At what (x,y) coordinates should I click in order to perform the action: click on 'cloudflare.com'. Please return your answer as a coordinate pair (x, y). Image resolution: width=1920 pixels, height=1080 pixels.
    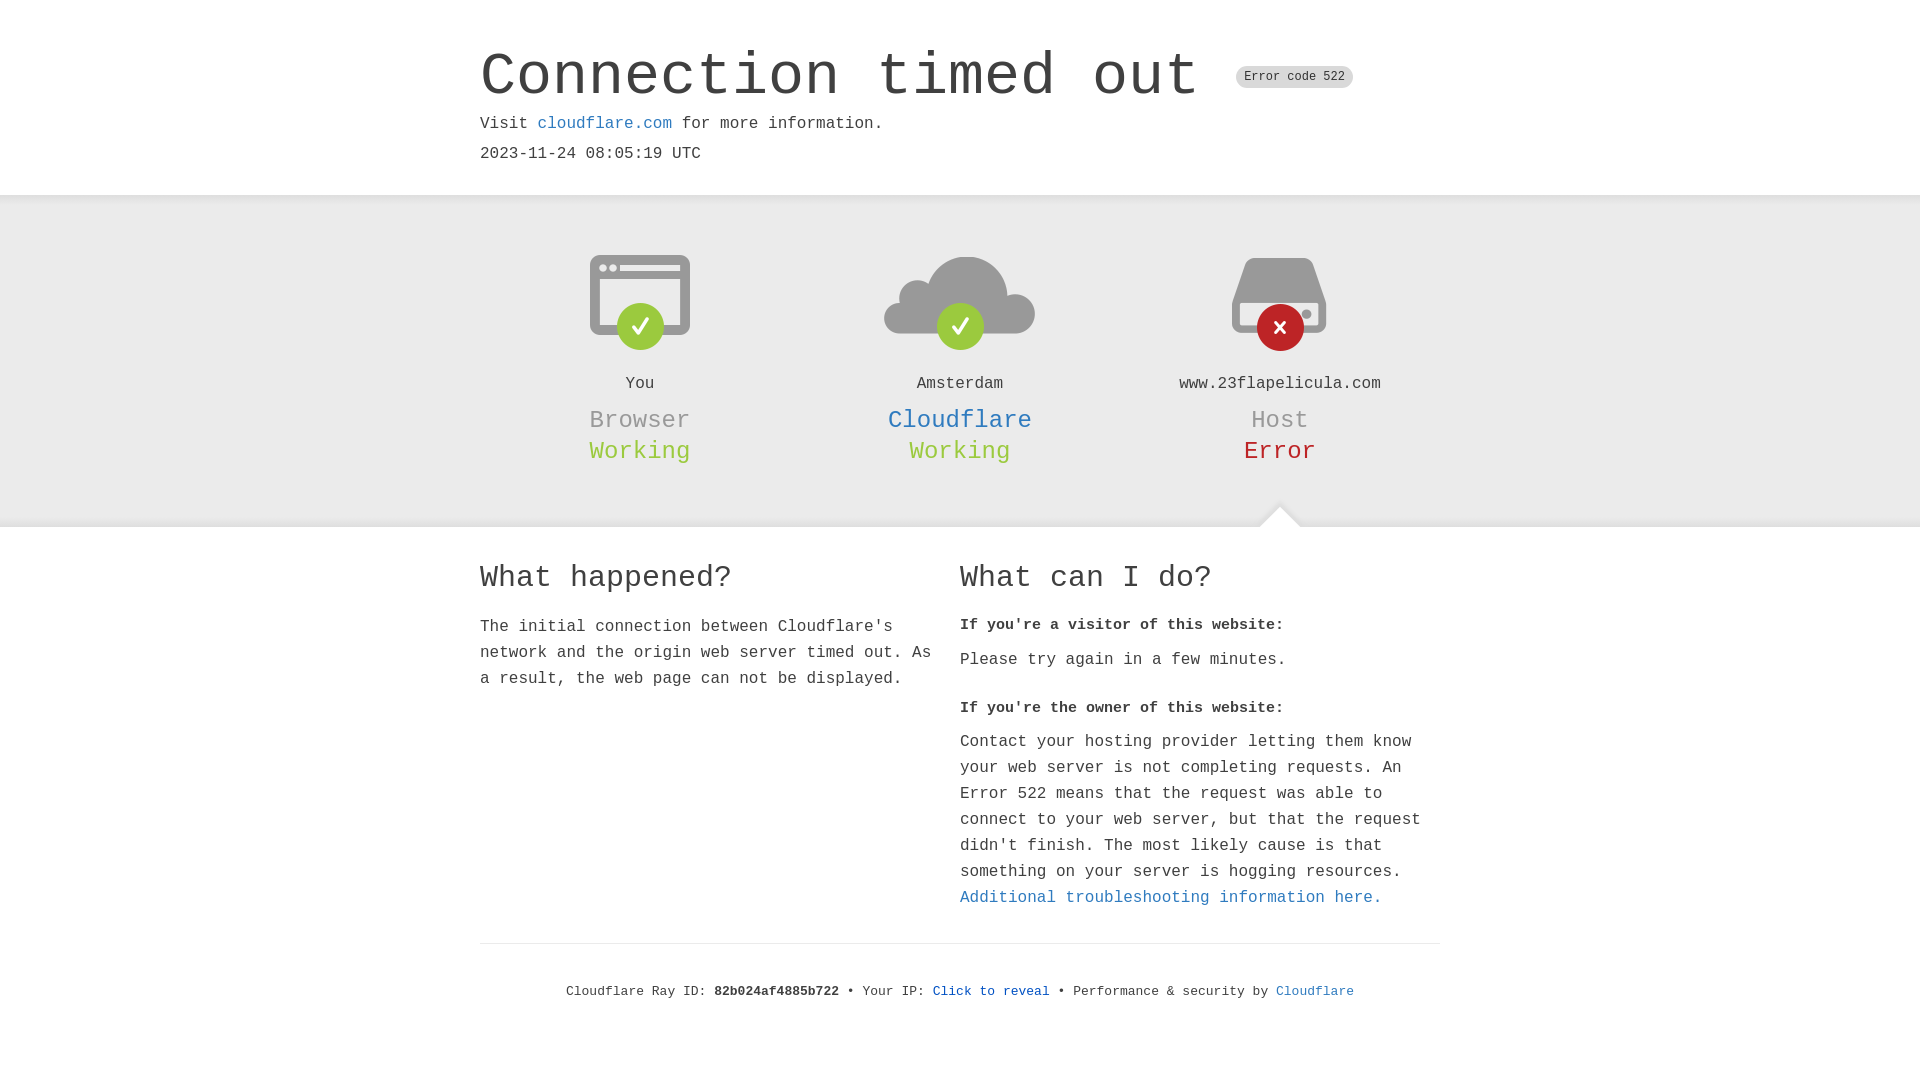
    Looking at the image, I should click on (603, 123).